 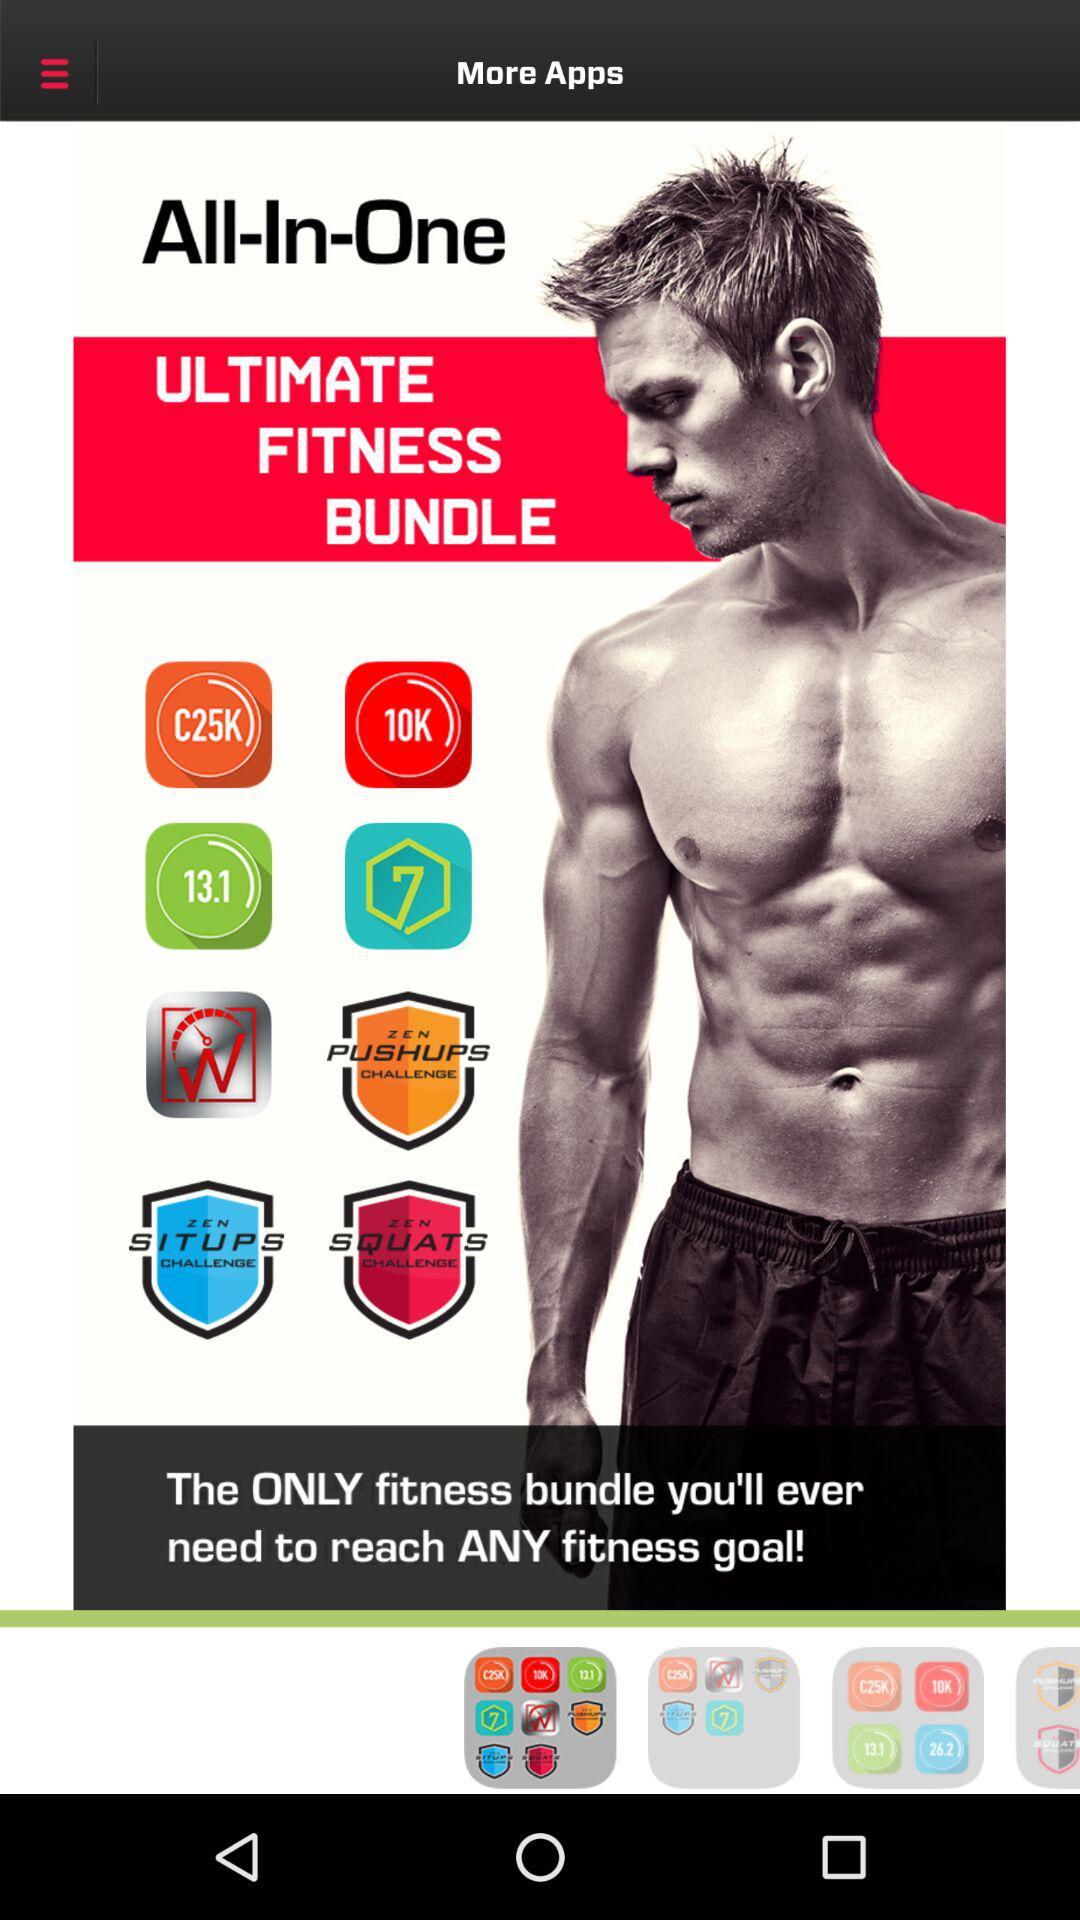 What do you see at coordinates (407, 723) in the screenshot?
I see `10k challenge` at bounding box center [407, 723].